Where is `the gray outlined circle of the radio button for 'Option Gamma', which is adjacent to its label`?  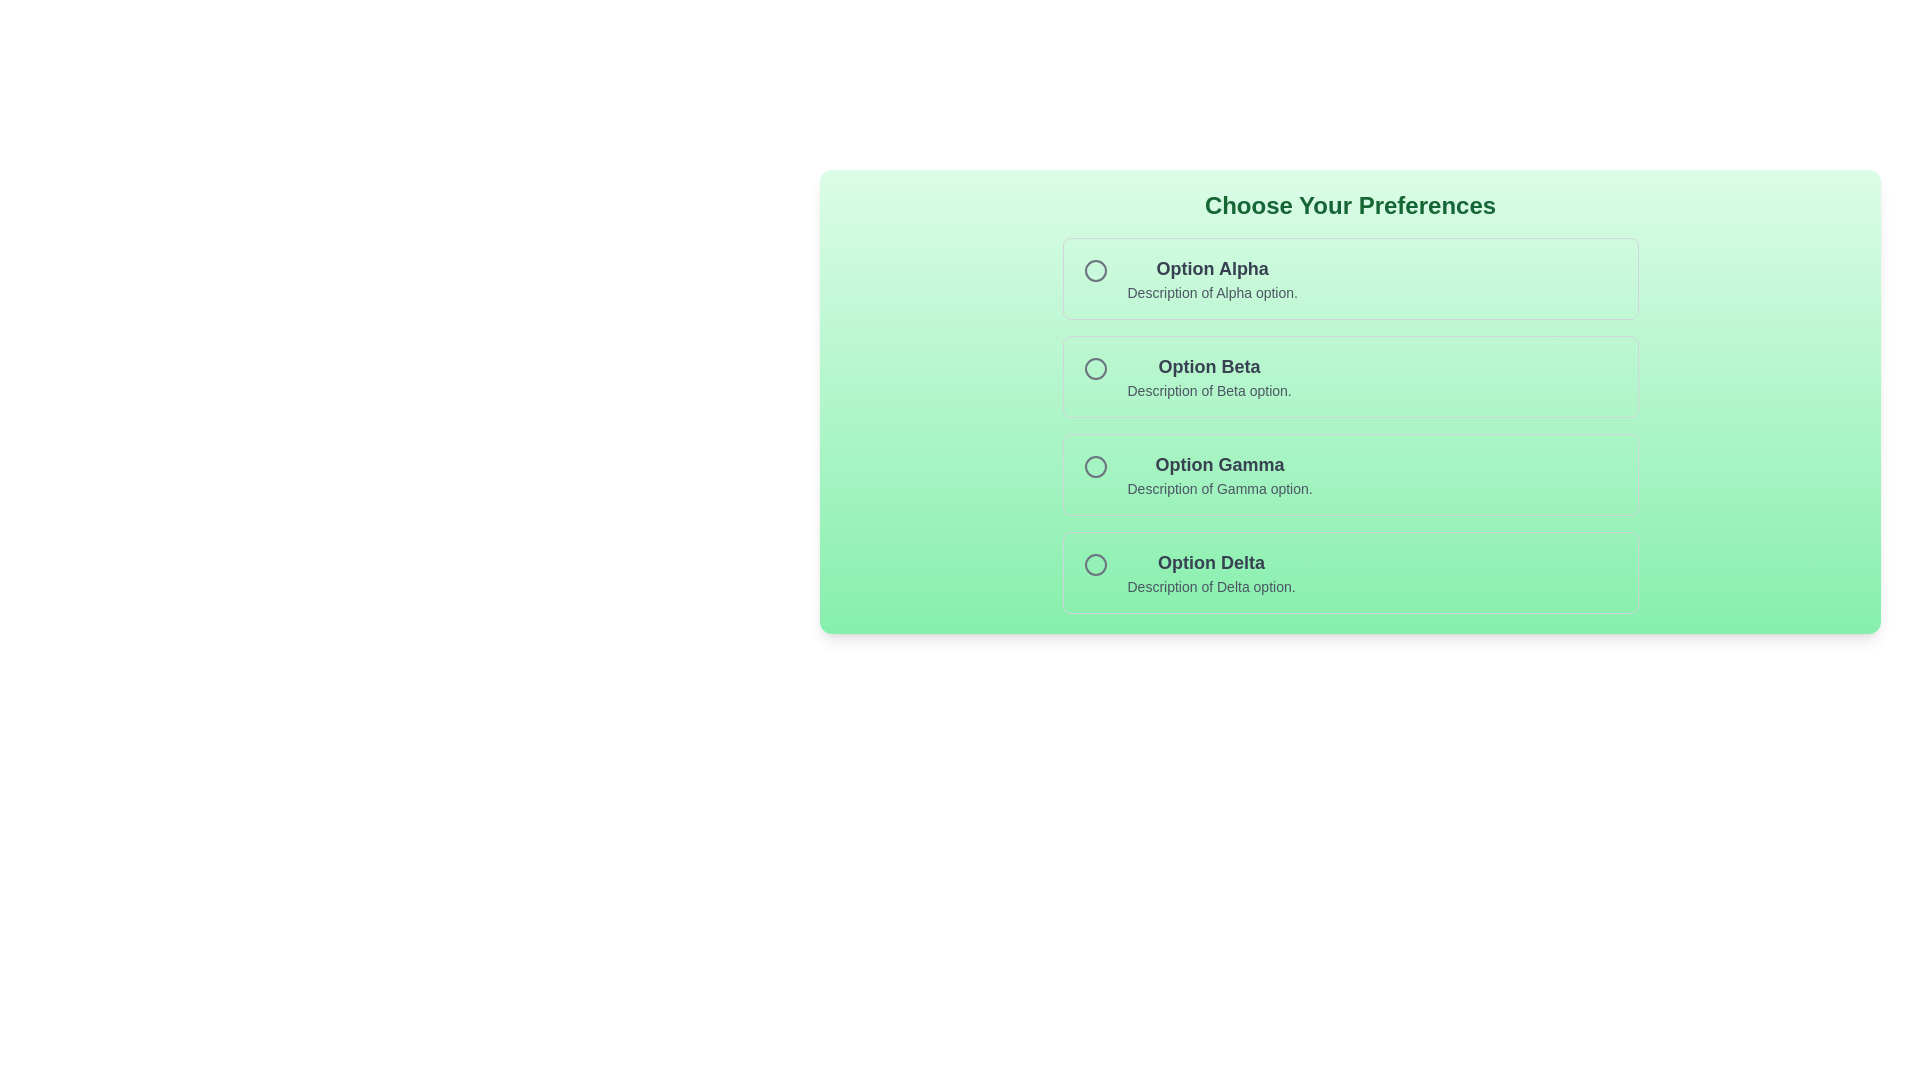
the gray outlined circle of the radio button for 'Option Gamma', which is adjacent to its label is located at coordinates (1094, 466).